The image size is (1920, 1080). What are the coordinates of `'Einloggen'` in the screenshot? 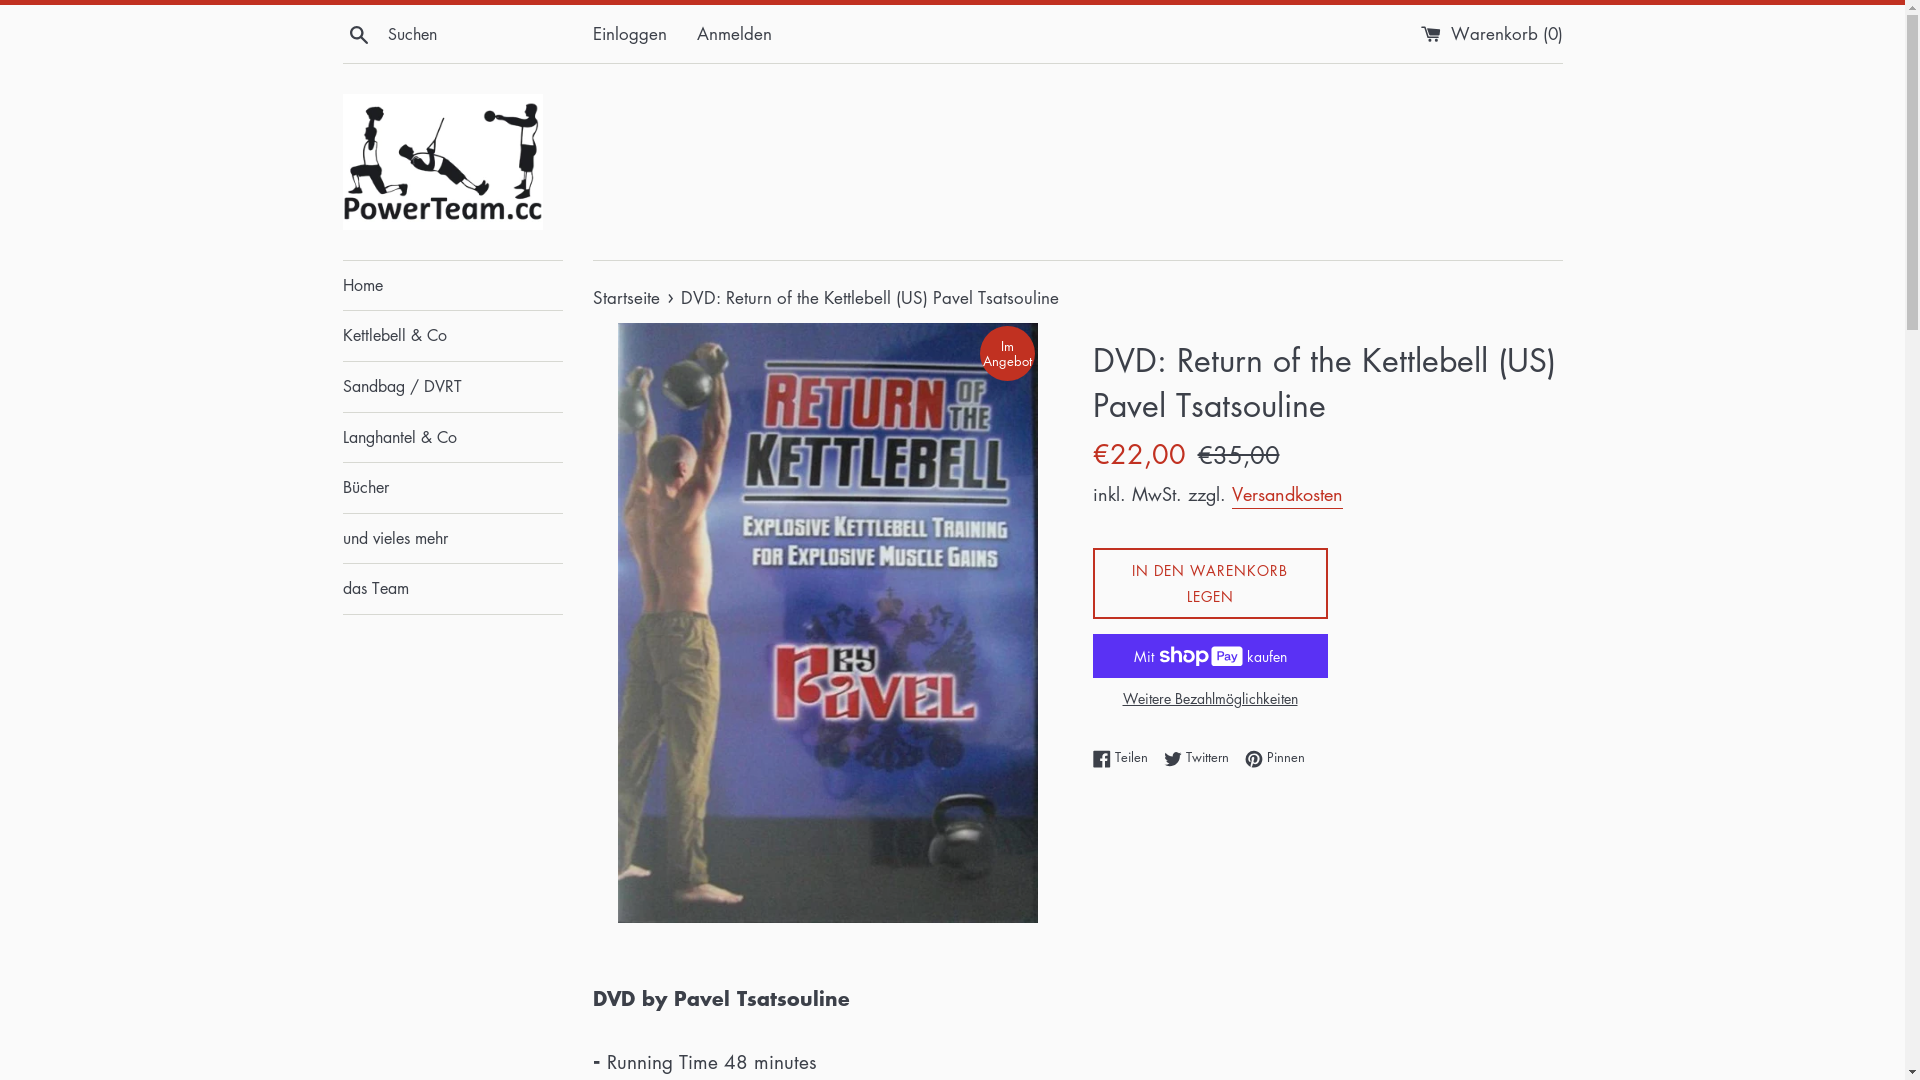 It's located at (627, 33).